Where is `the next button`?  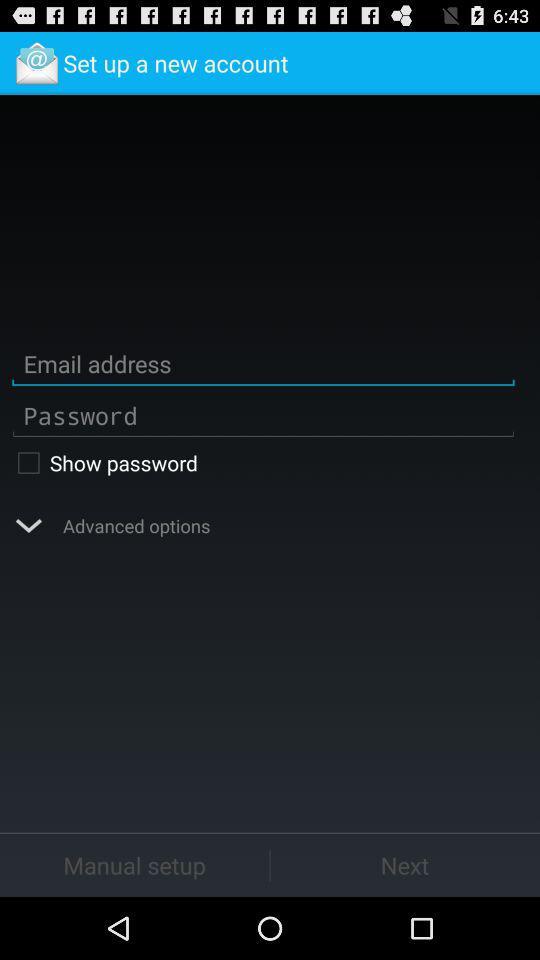
the next button is located at coordinates (405, 864).